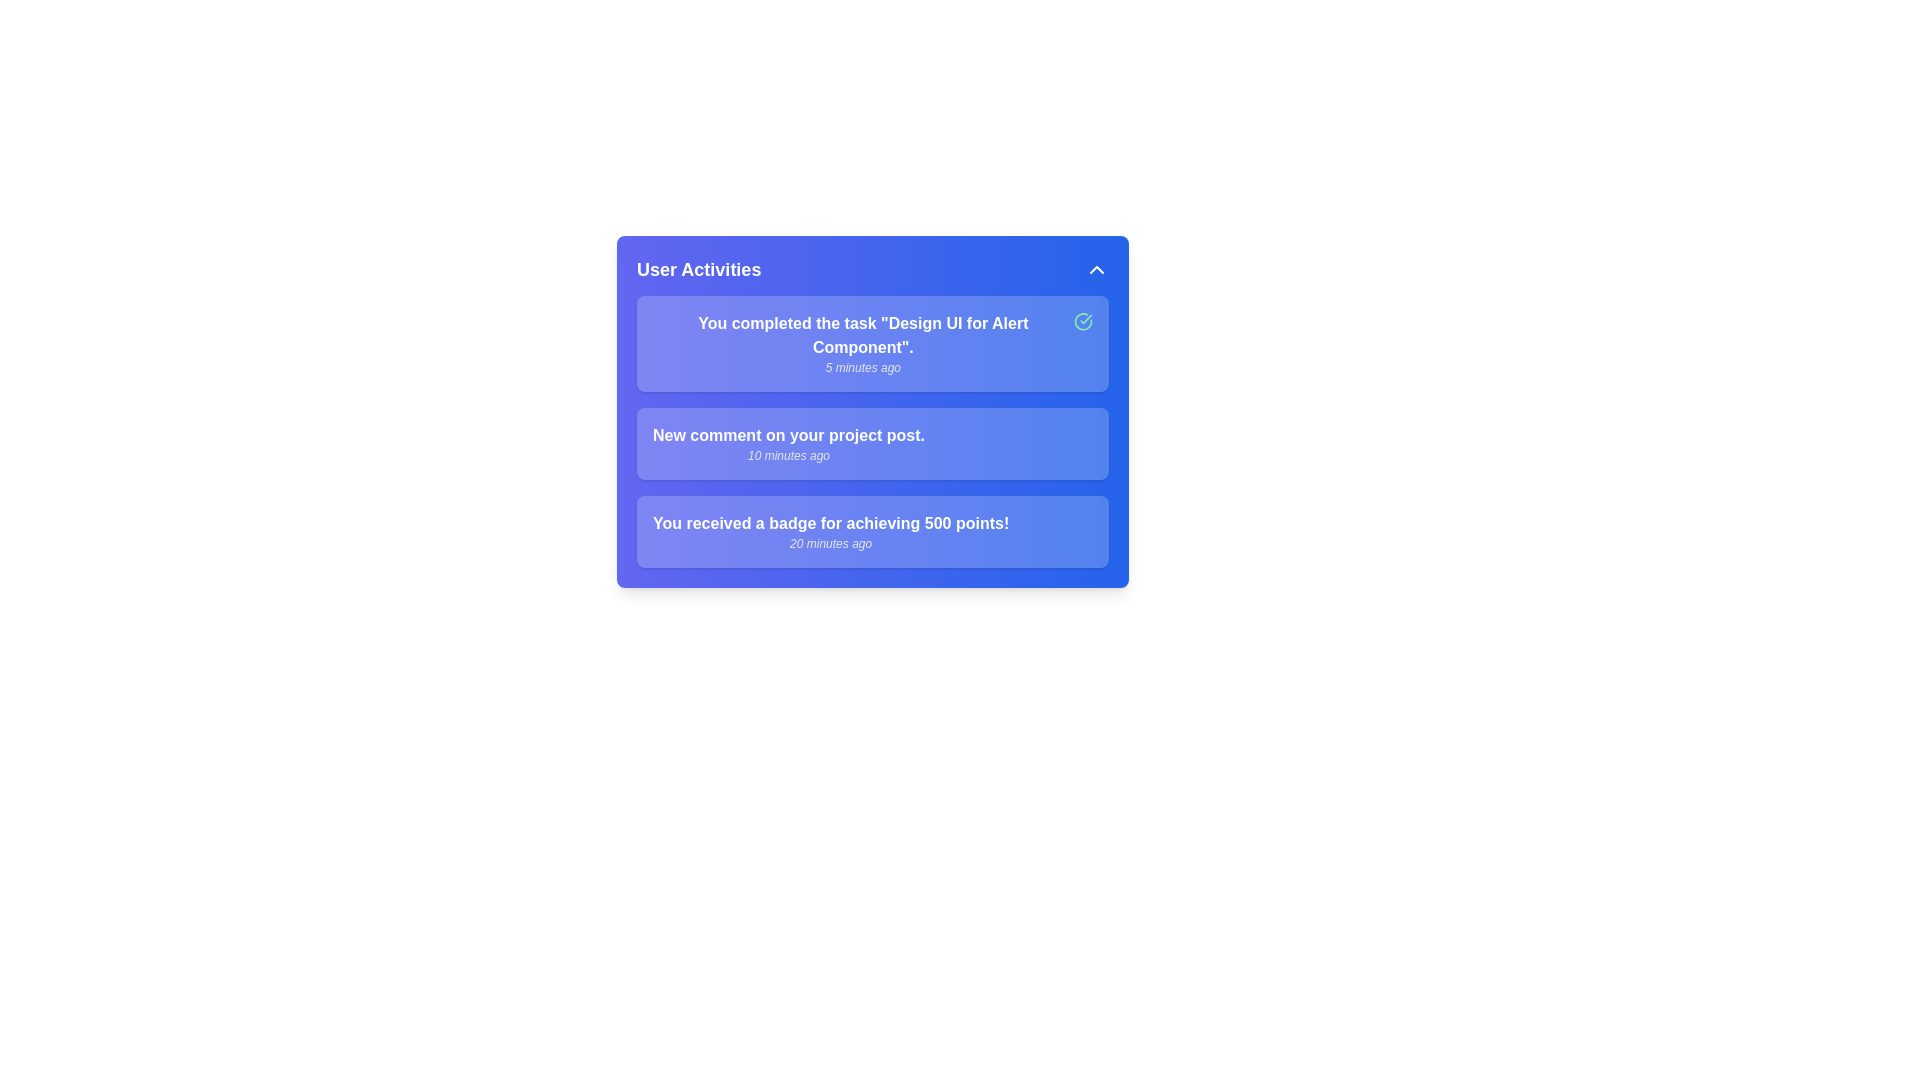 The height and width of the screenshot is (1080, 1920). What do you see at coordinates (1082, 320) in the screenshot?
I see `the green circular checkmark icon located at the rightmost position within the top notification card in the user activity logs` at bounding box center [1082, 320].